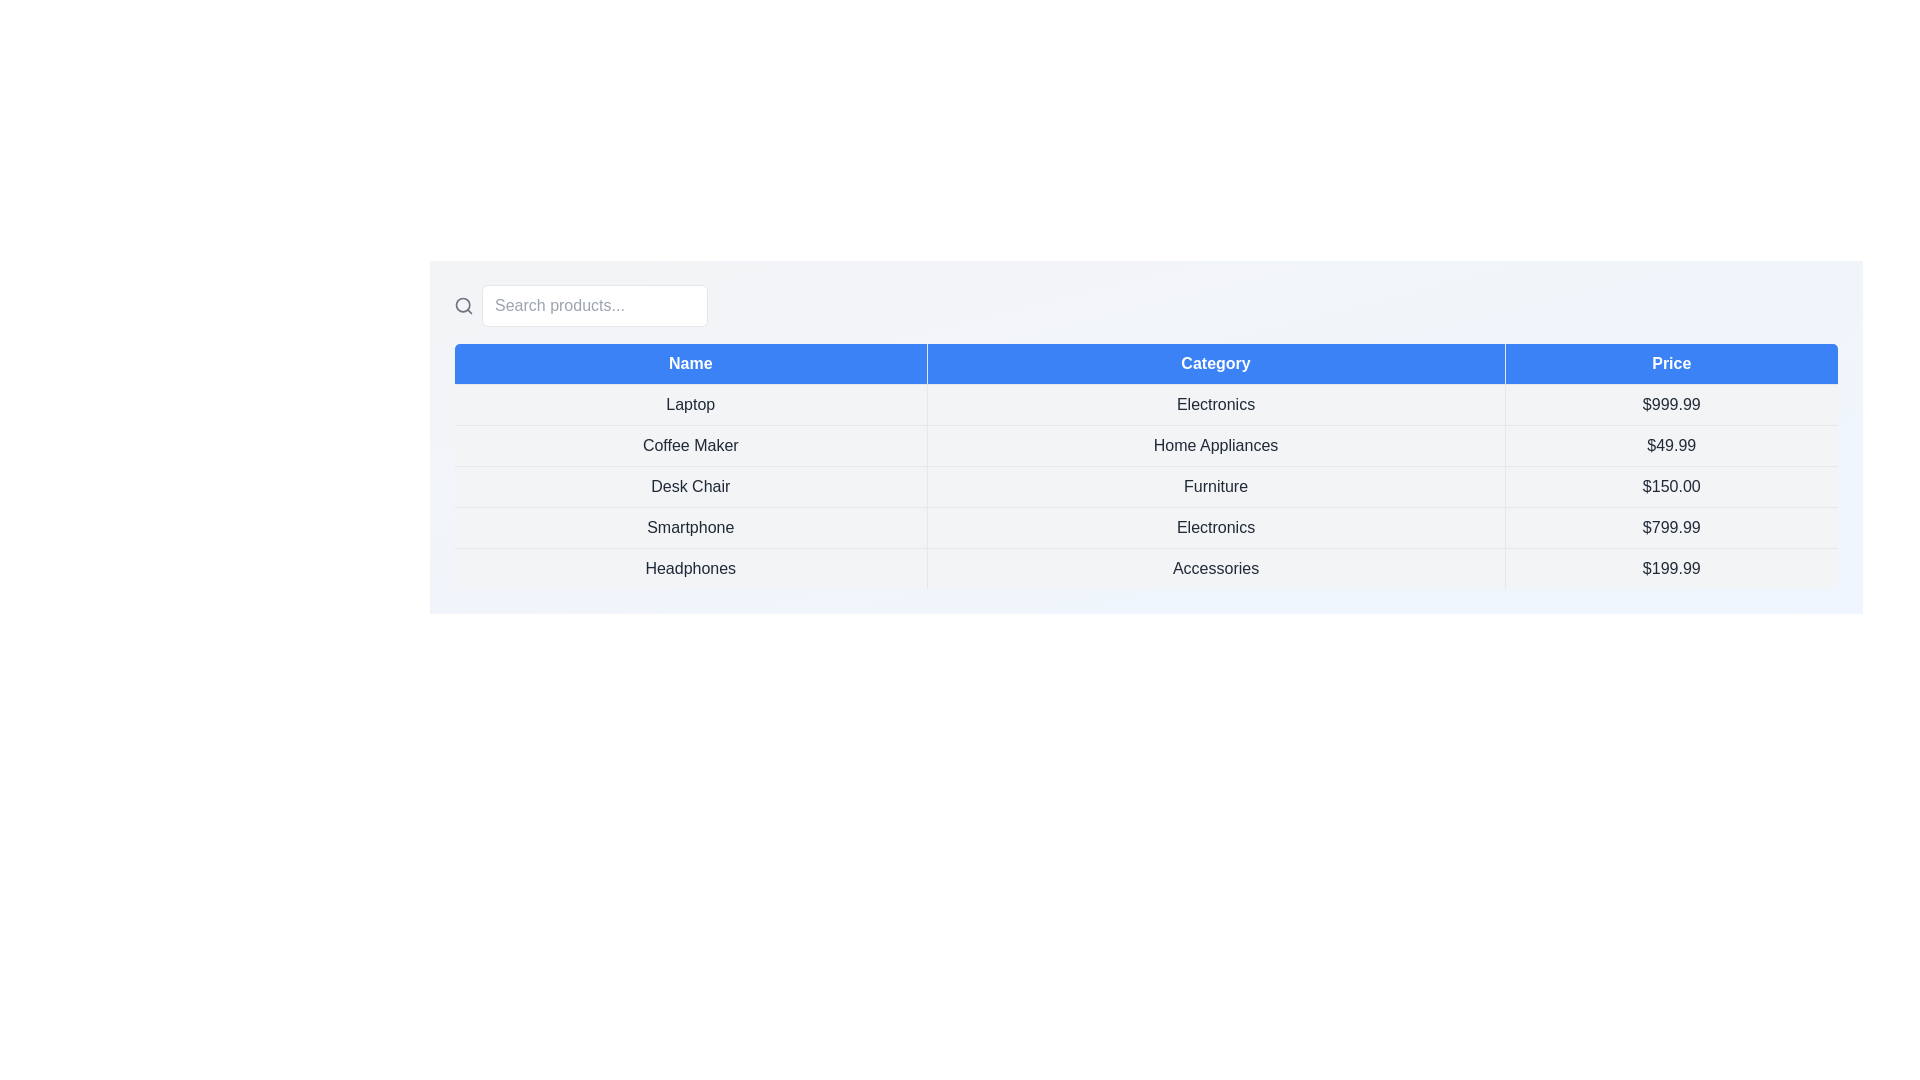 The image size is (1920, 1080). Describe the element at coordinates (594, 305) in the screenshot. I see `the text input field with placeholder text 'Search products...' located near the top left corner of the interface` at that location.